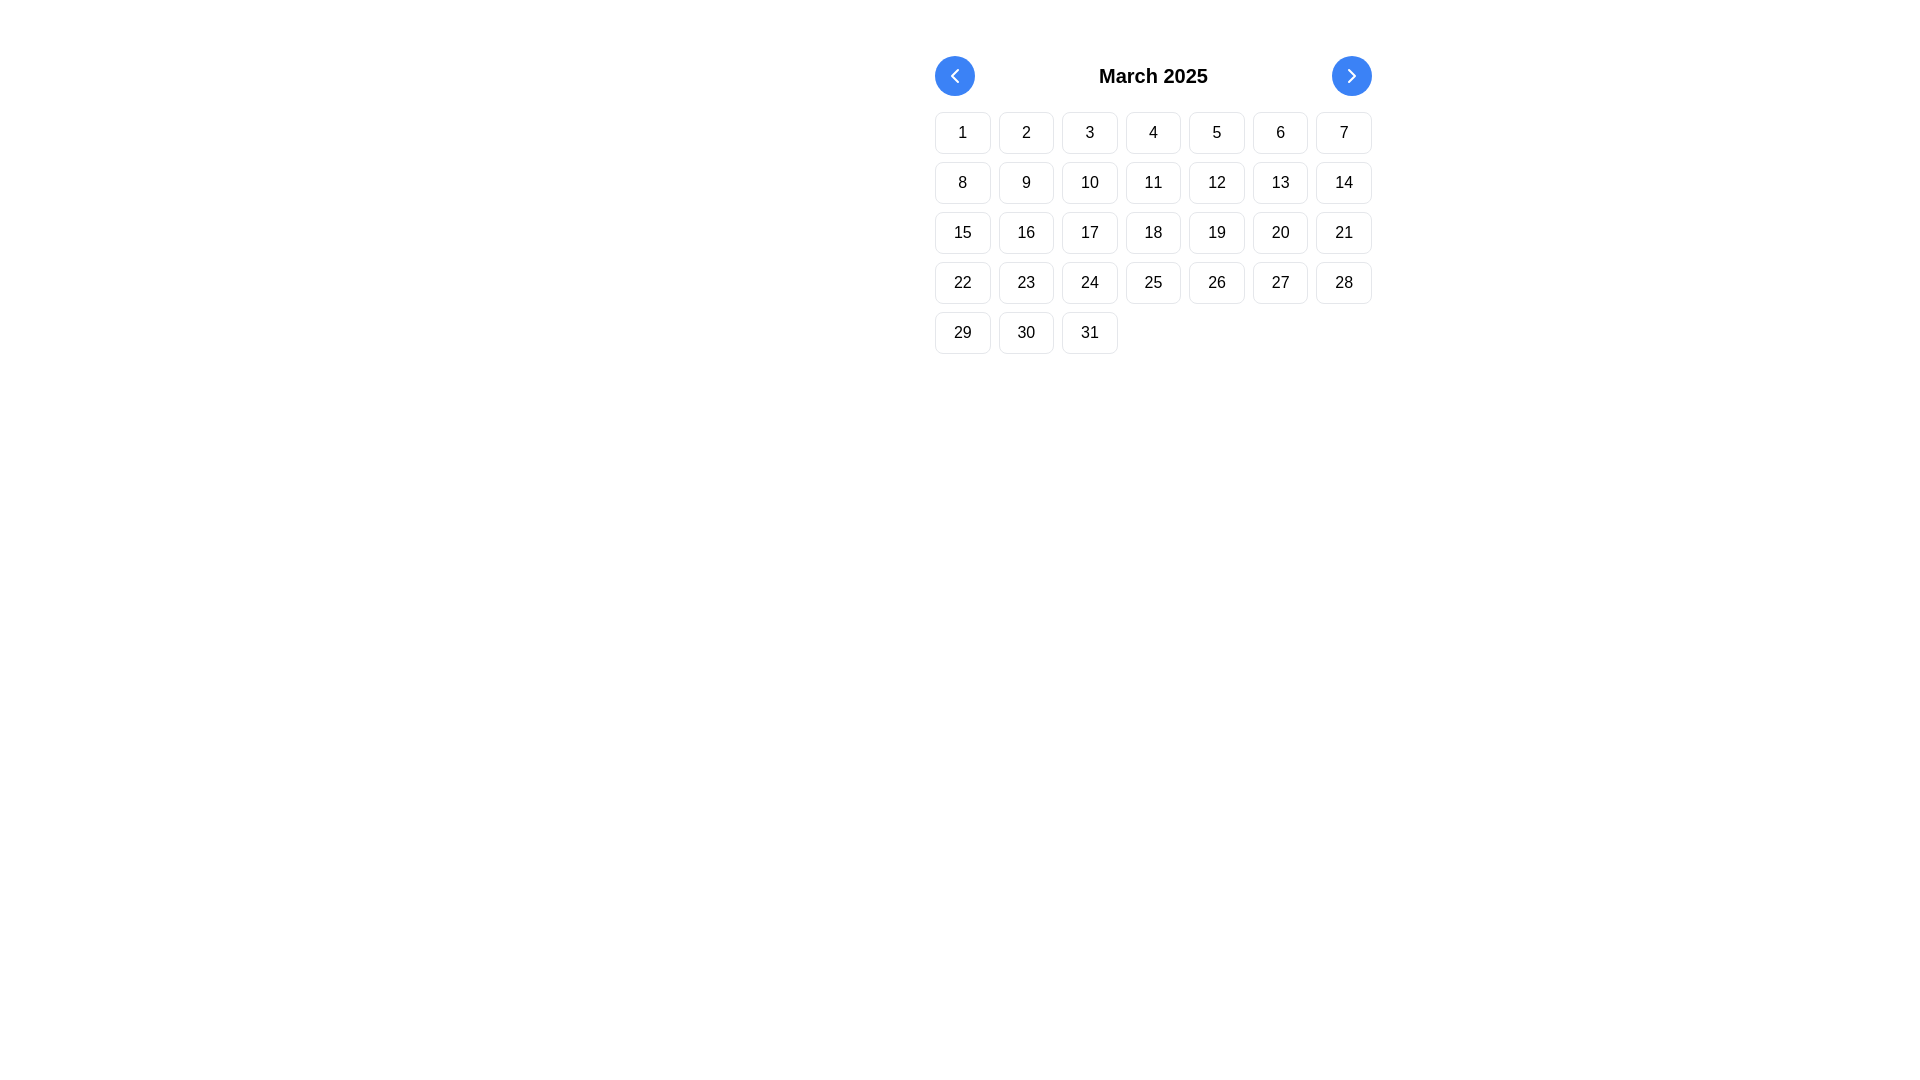  Describe the element at coordinates (1026, 282) in the screenshot. I see `the square button with rounded corners containing the numeric text '23'` at that location.